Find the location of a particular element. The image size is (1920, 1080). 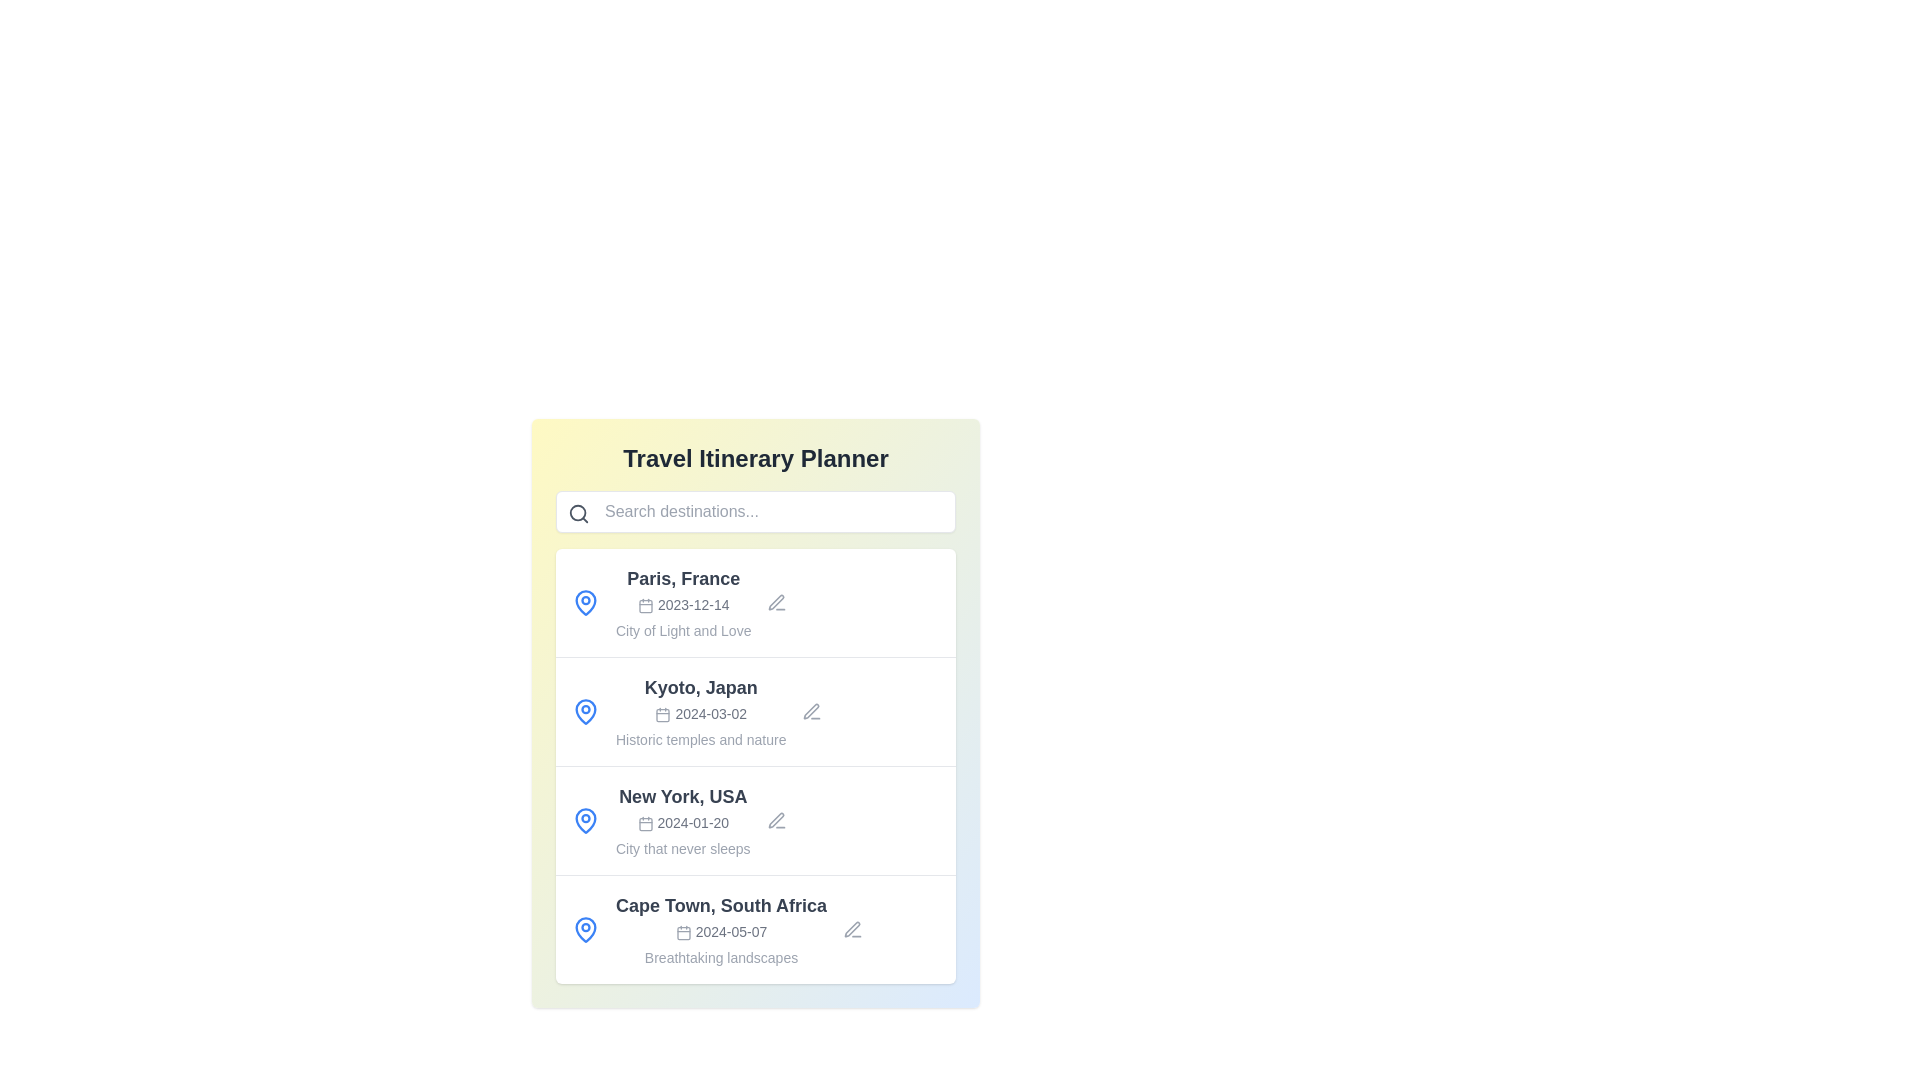

the first travel destination information card displayed below the 'Search destinations...' input field in the scrollable panel is located at coordinates (754, 601).